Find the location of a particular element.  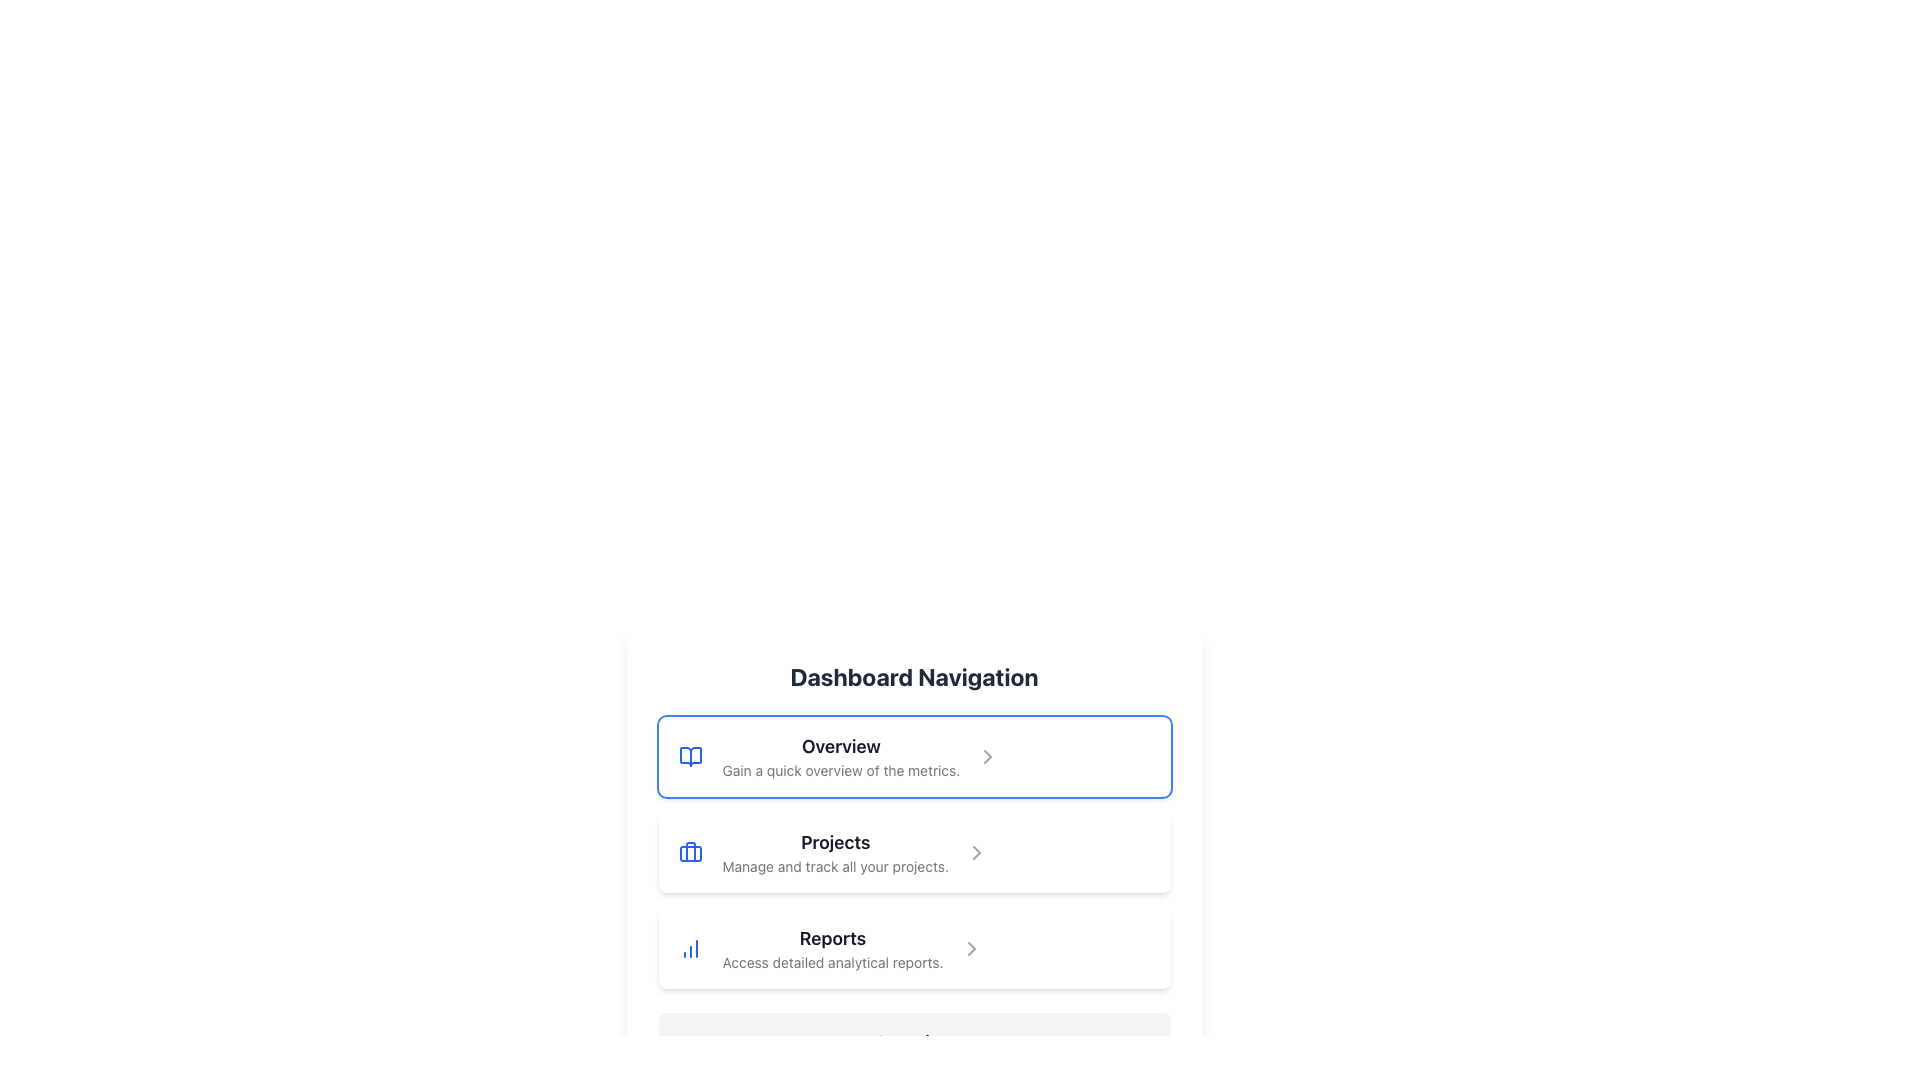

the chevron arrow icon located to the far right of the 'Reports' menu item is located at coordinates (971, 947).